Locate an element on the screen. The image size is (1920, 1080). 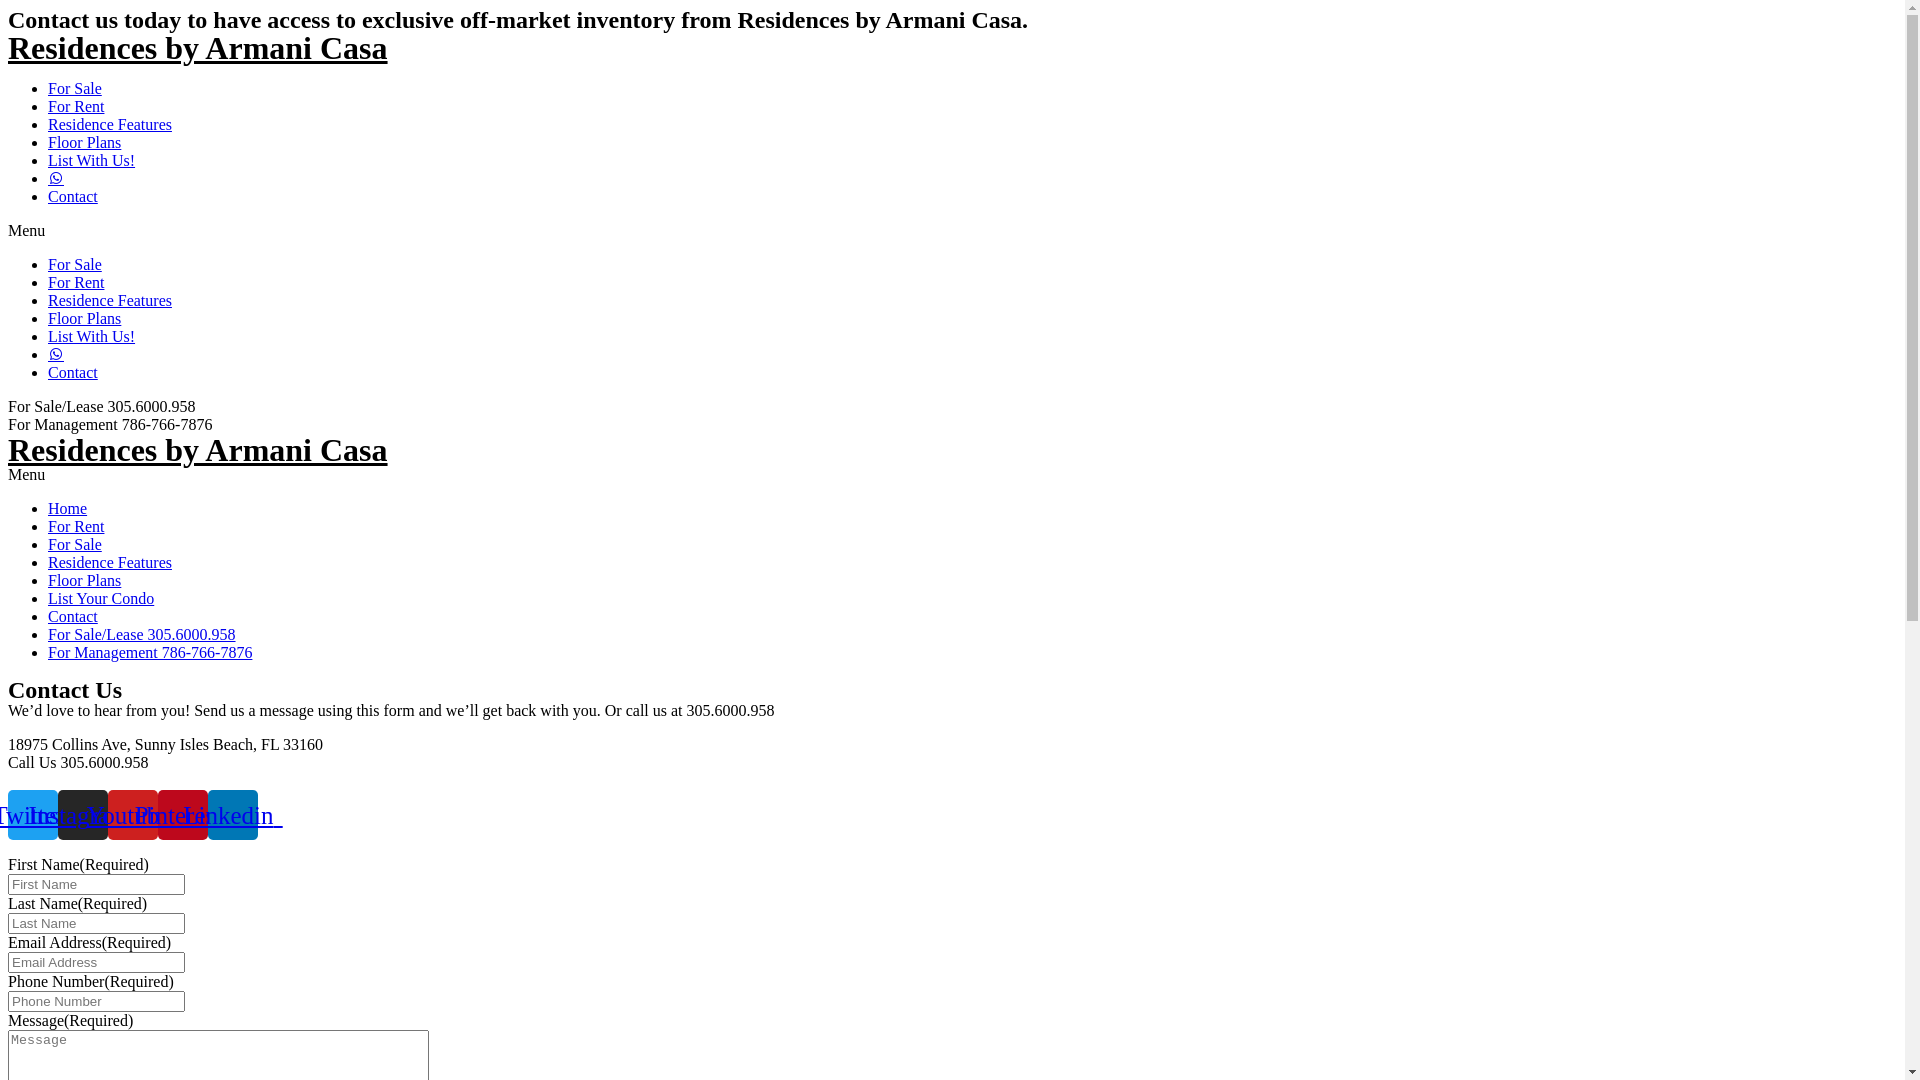
'Instagram' is located at coordinates (57, 814).